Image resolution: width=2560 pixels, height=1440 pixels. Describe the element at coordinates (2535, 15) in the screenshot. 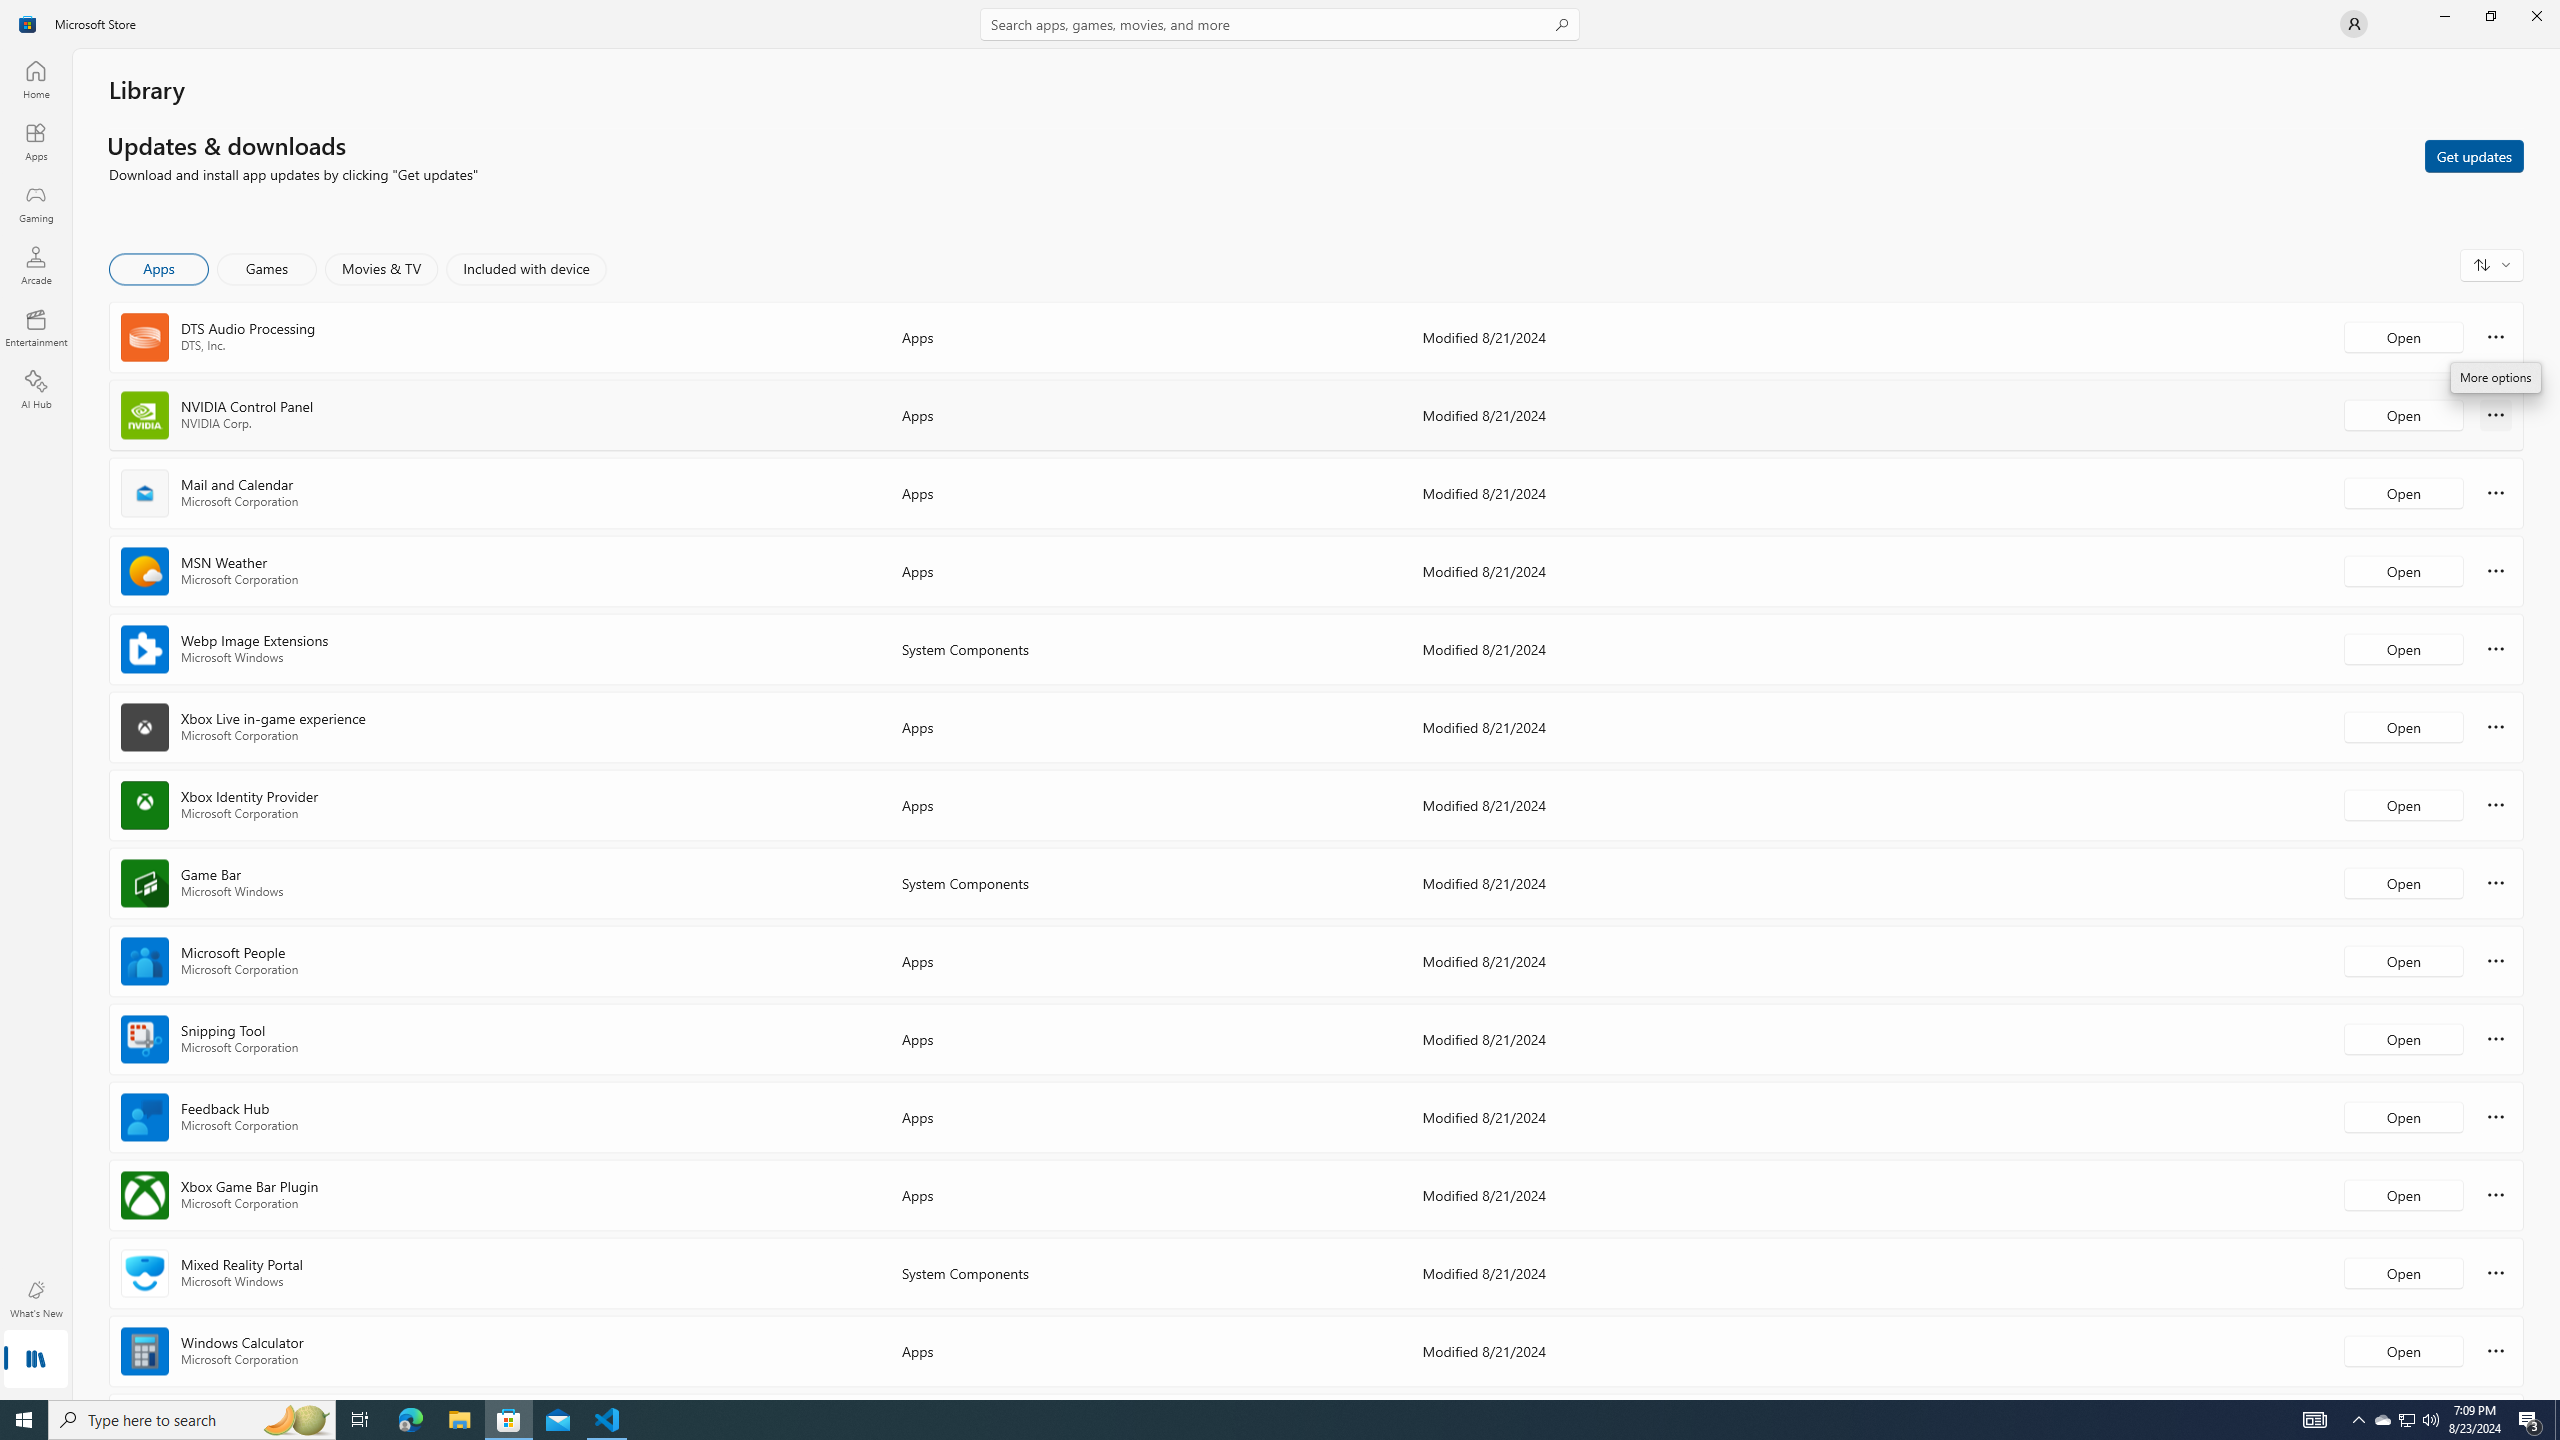

I see `'Close Microsoft Store'` at that location.